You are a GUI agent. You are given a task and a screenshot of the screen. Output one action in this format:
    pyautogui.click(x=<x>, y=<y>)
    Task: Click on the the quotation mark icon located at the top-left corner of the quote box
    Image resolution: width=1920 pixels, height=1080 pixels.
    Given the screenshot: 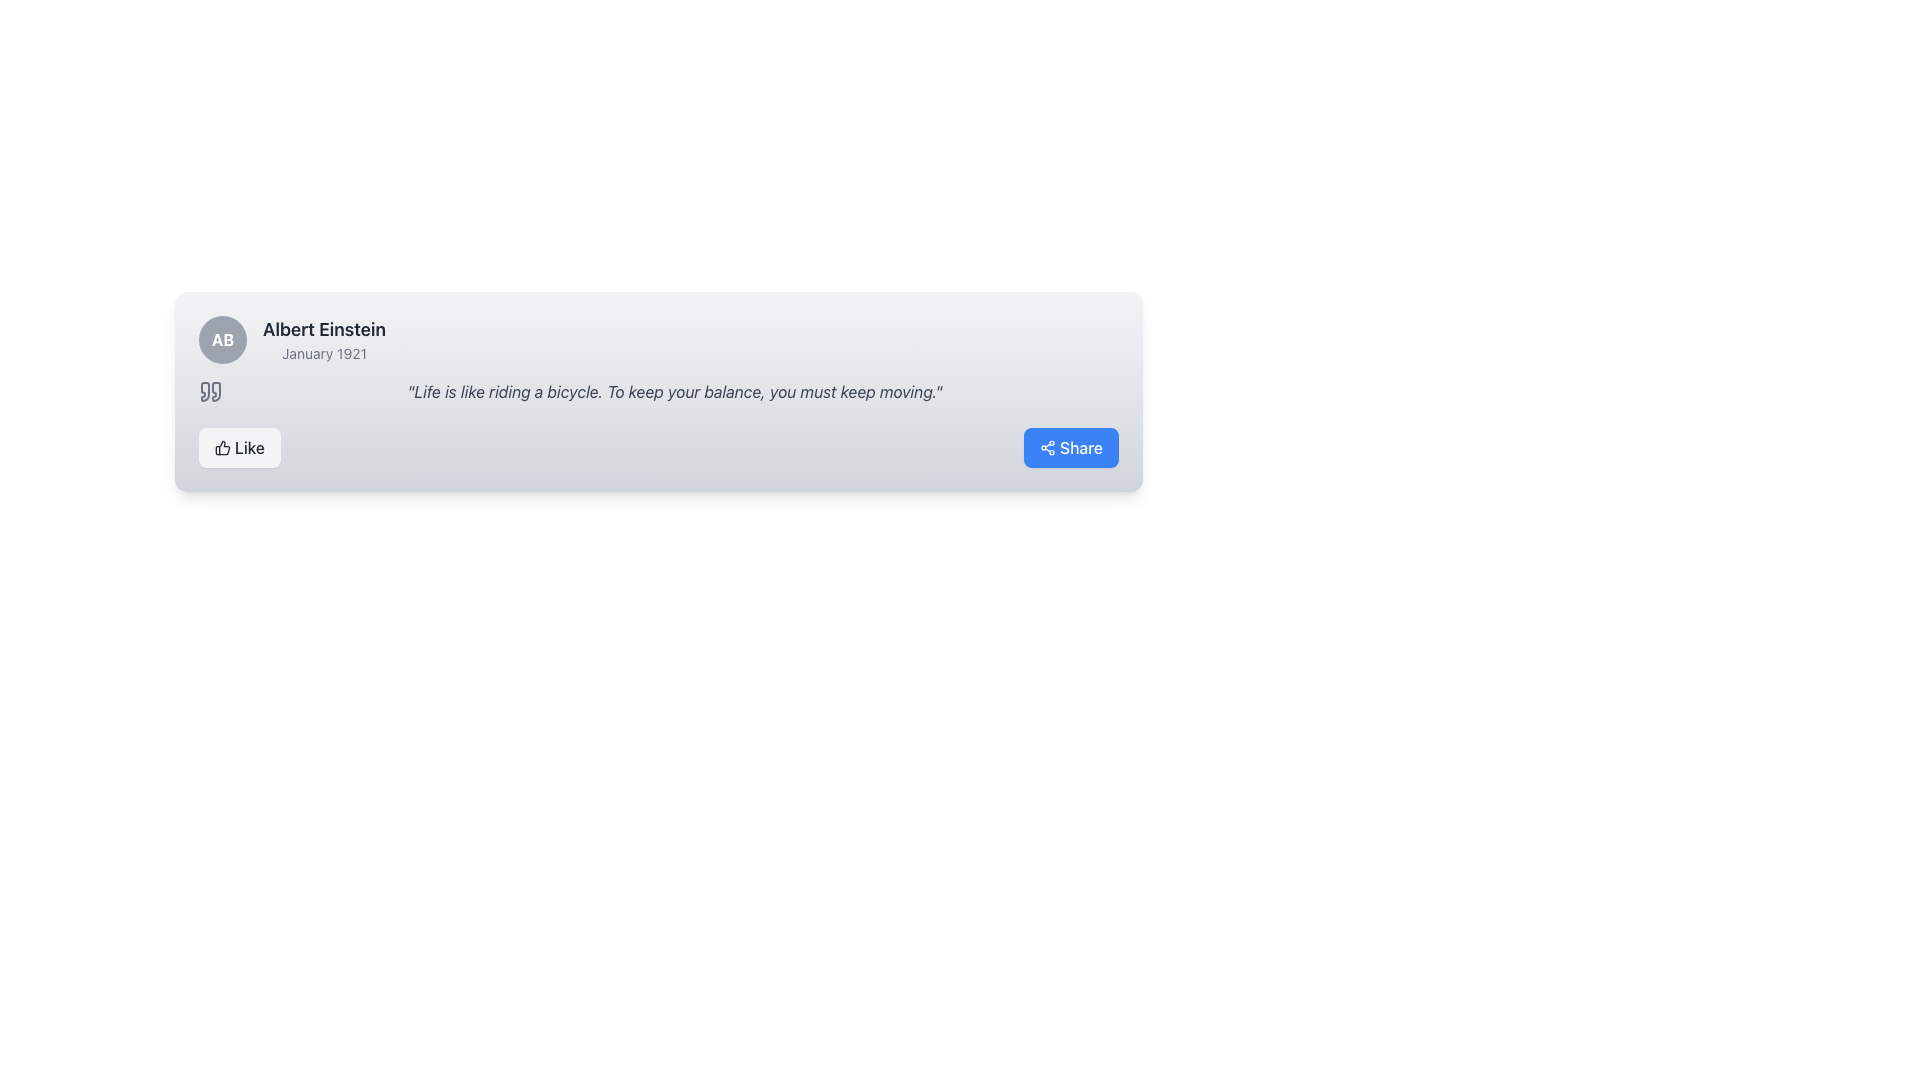 What is the action you would take?
    pyautogui.click(x=211, y=392)
    